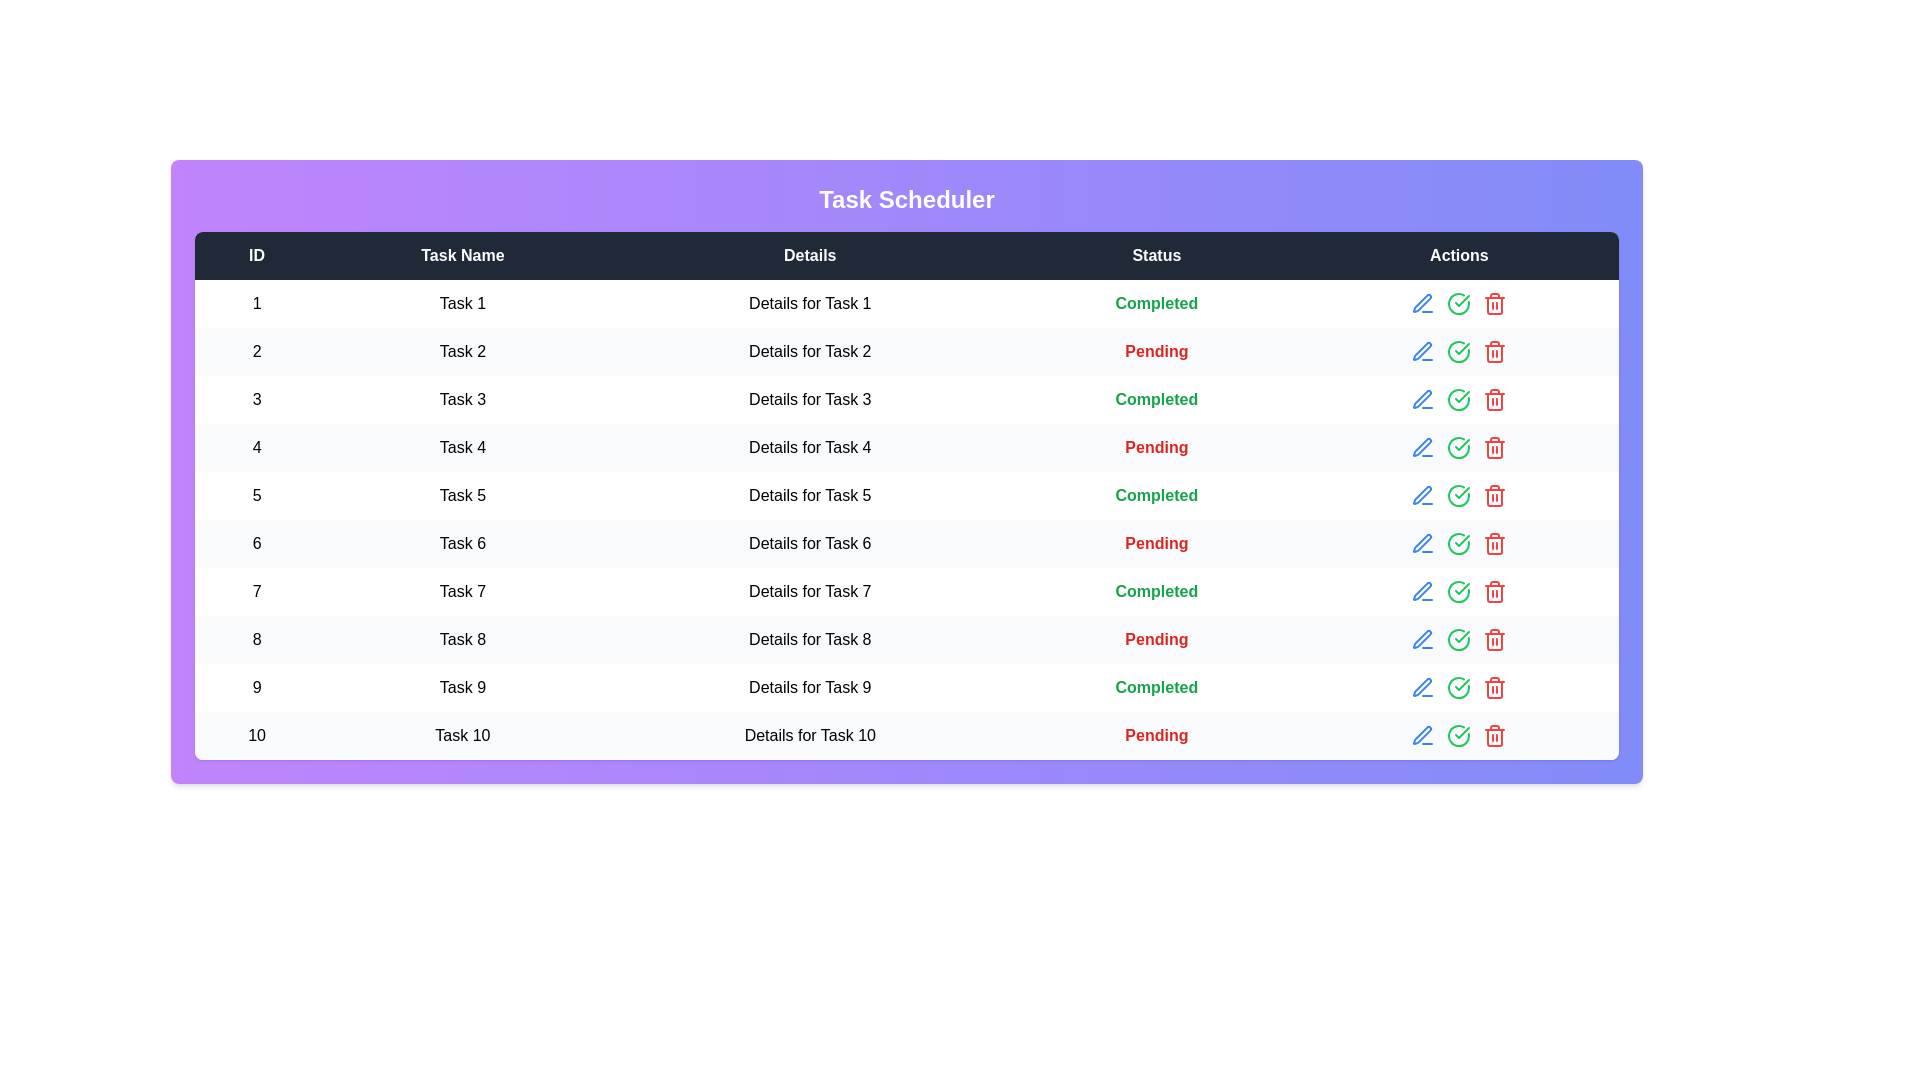 The height and width of the screenshot is (1080, 1920). What do you see at coordinates (1459, 254) in the screenshot?
I see `the column header Actions to sort the tasks by that column` at bounding box center [1459, 254].